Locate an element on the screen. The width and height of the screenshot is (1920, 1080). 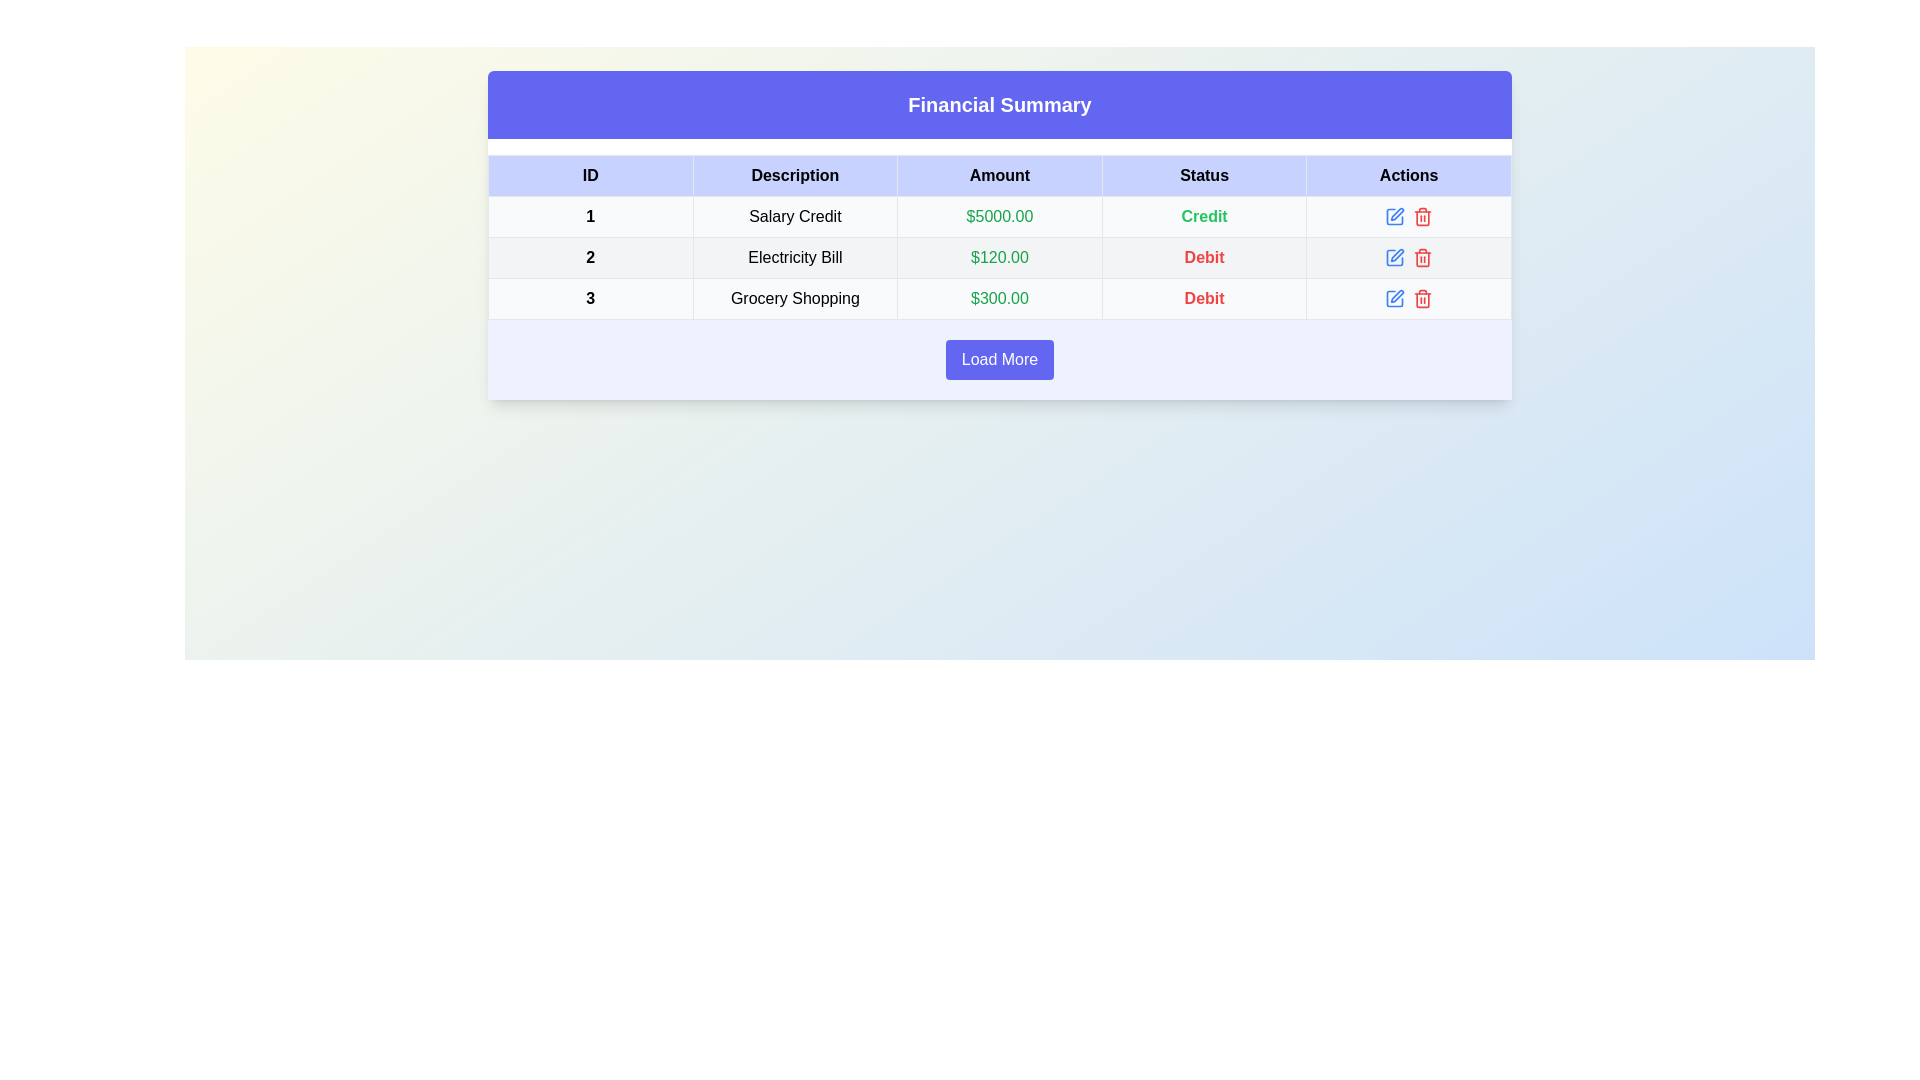
the second row of the financial summary table is located at coordinates (999, 257).